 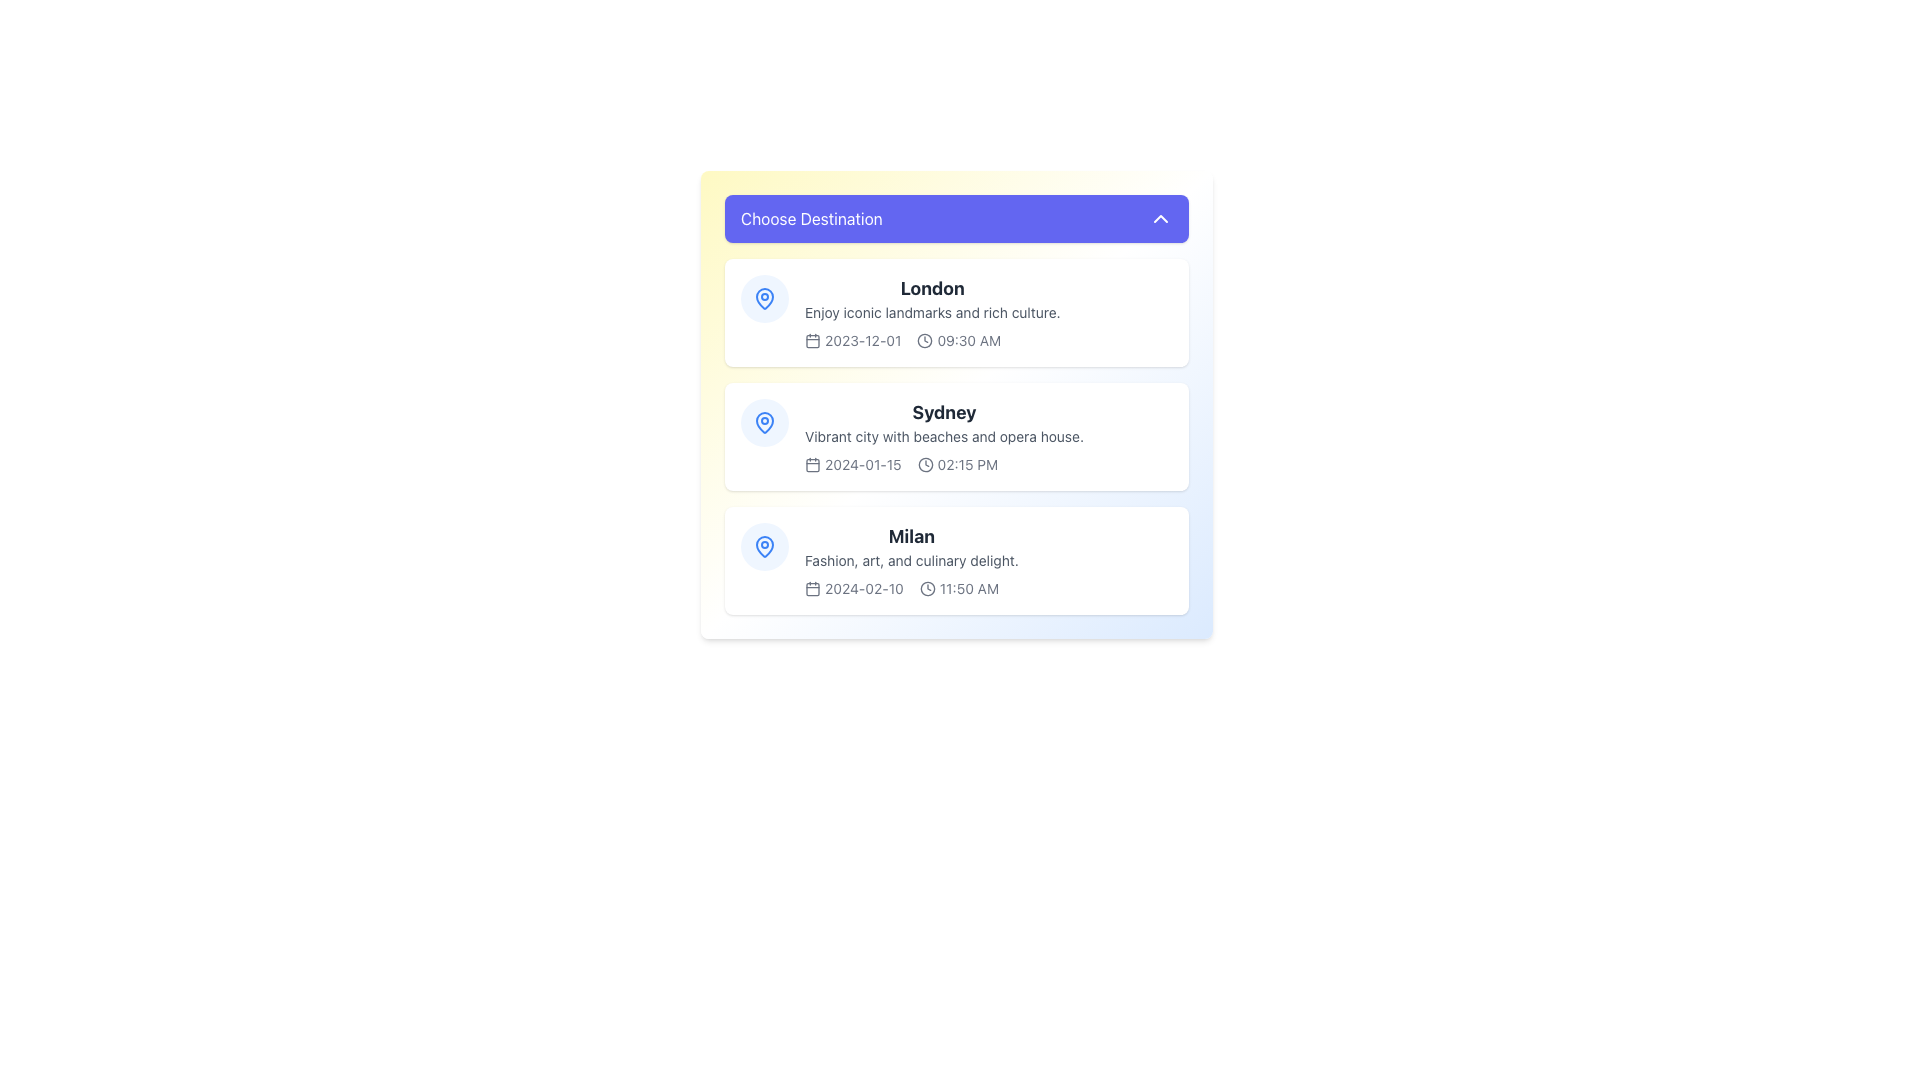 I want to click on the text label indicating the destination 'Milan', so click(x=911, y=535).